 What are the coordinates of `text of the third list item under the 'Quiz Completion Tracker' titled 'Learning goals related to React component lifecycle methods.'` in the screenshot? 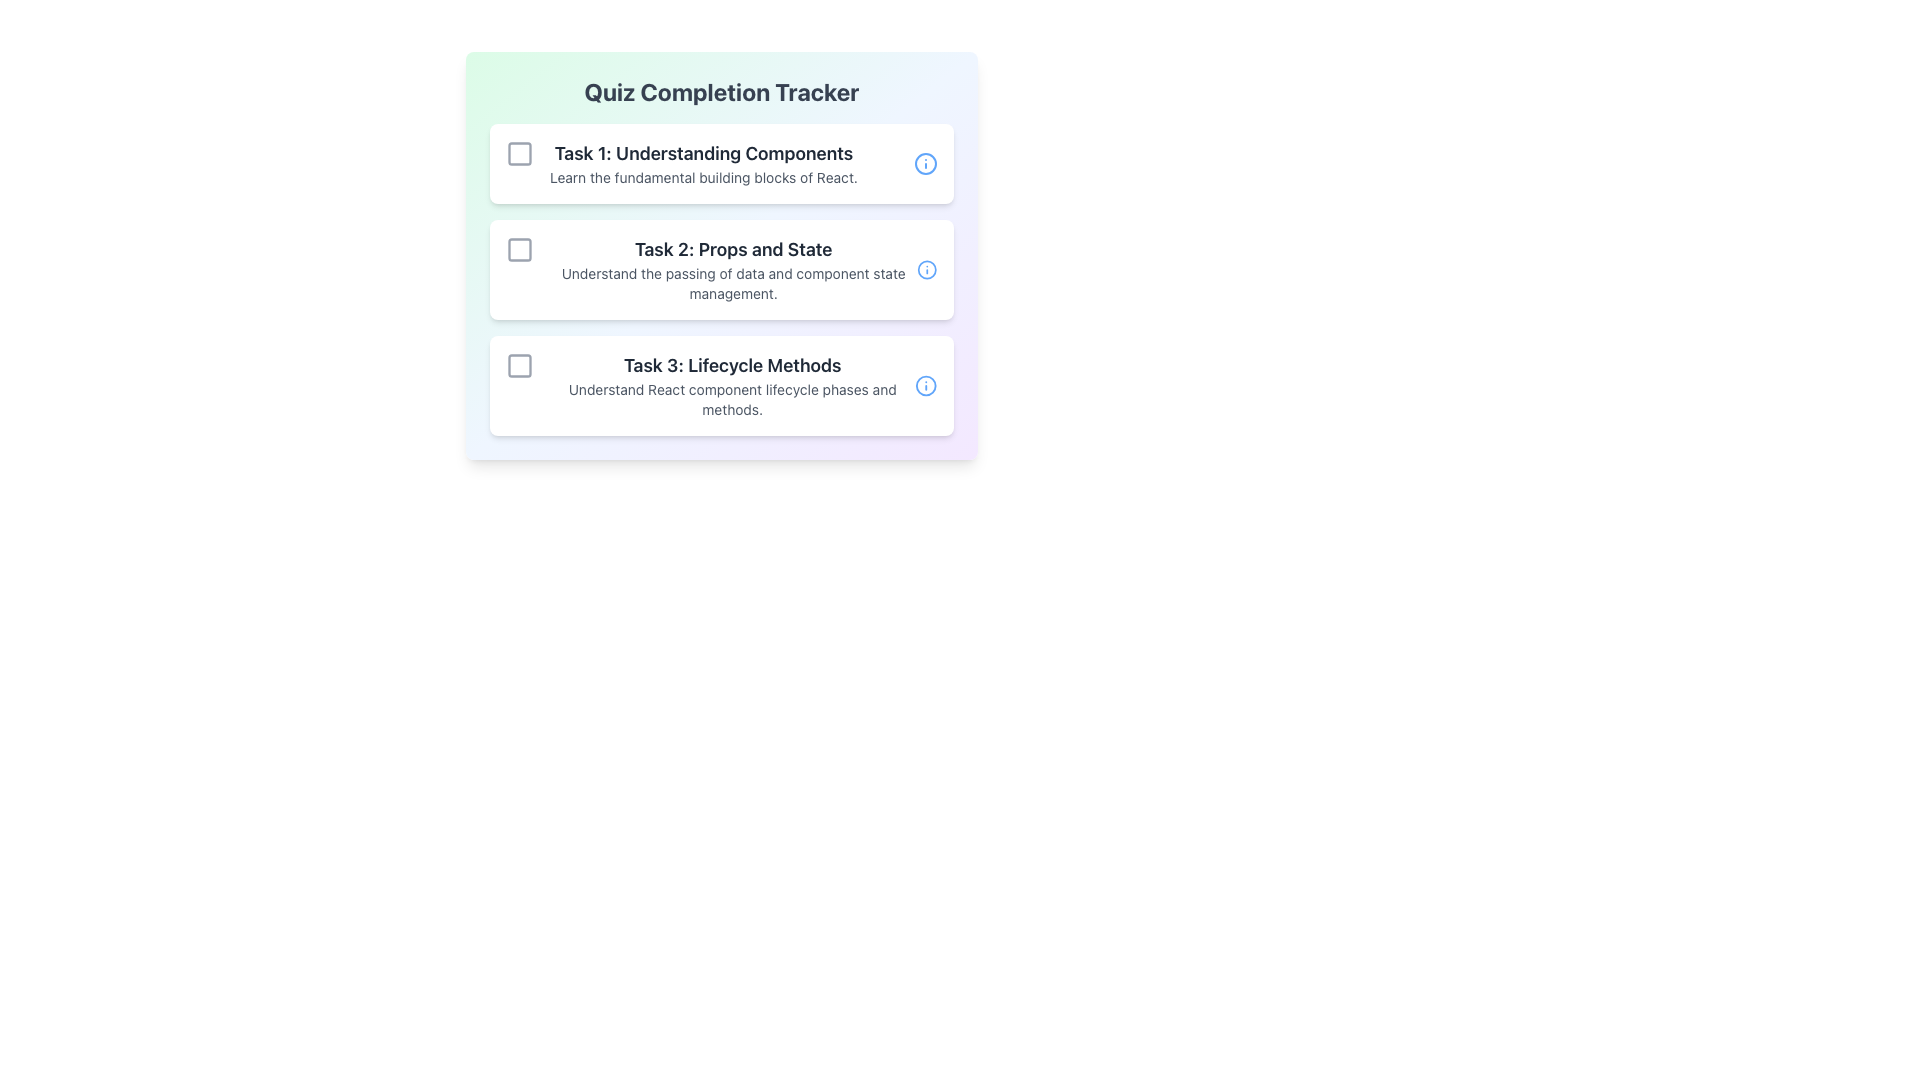 It's located at (731, 385).